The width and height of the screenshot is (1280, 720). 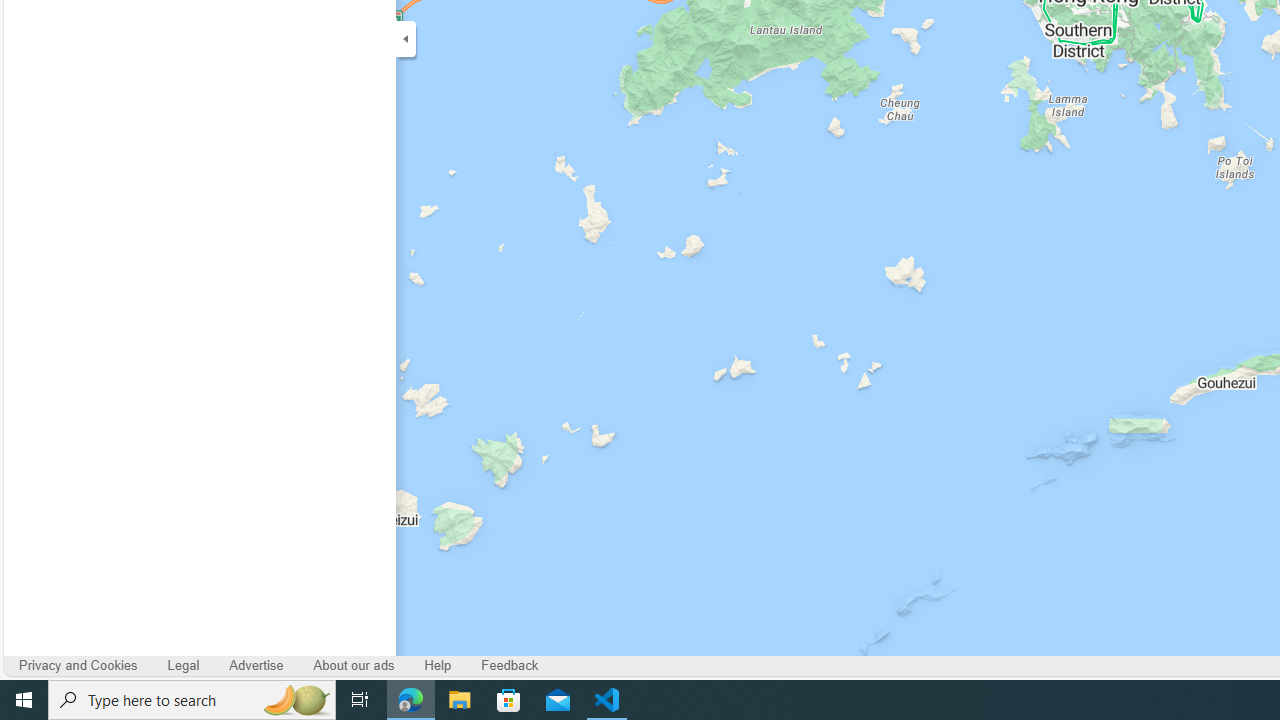 I want to click on 'Expand/Collapse Cards', so click(x=404, y=38).